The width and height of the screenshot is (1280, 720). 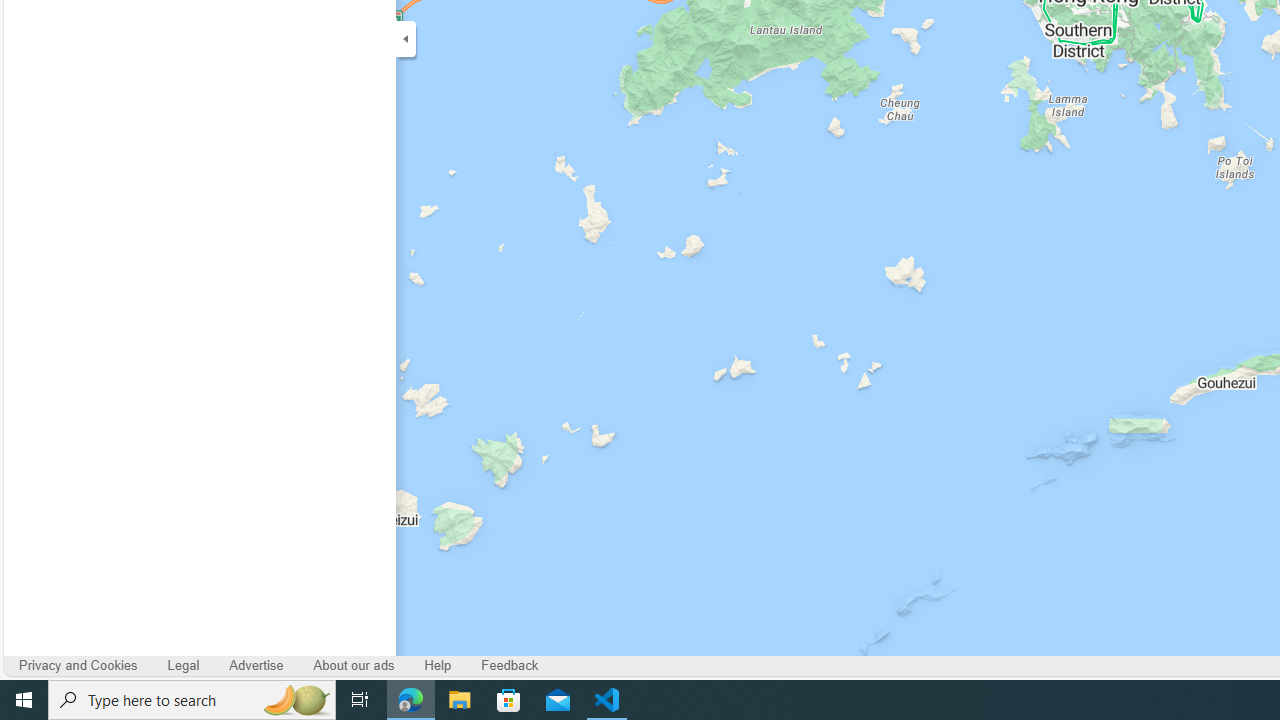 I want to click on 'Expand/Collapse Cards', so click(x=404, y=38).